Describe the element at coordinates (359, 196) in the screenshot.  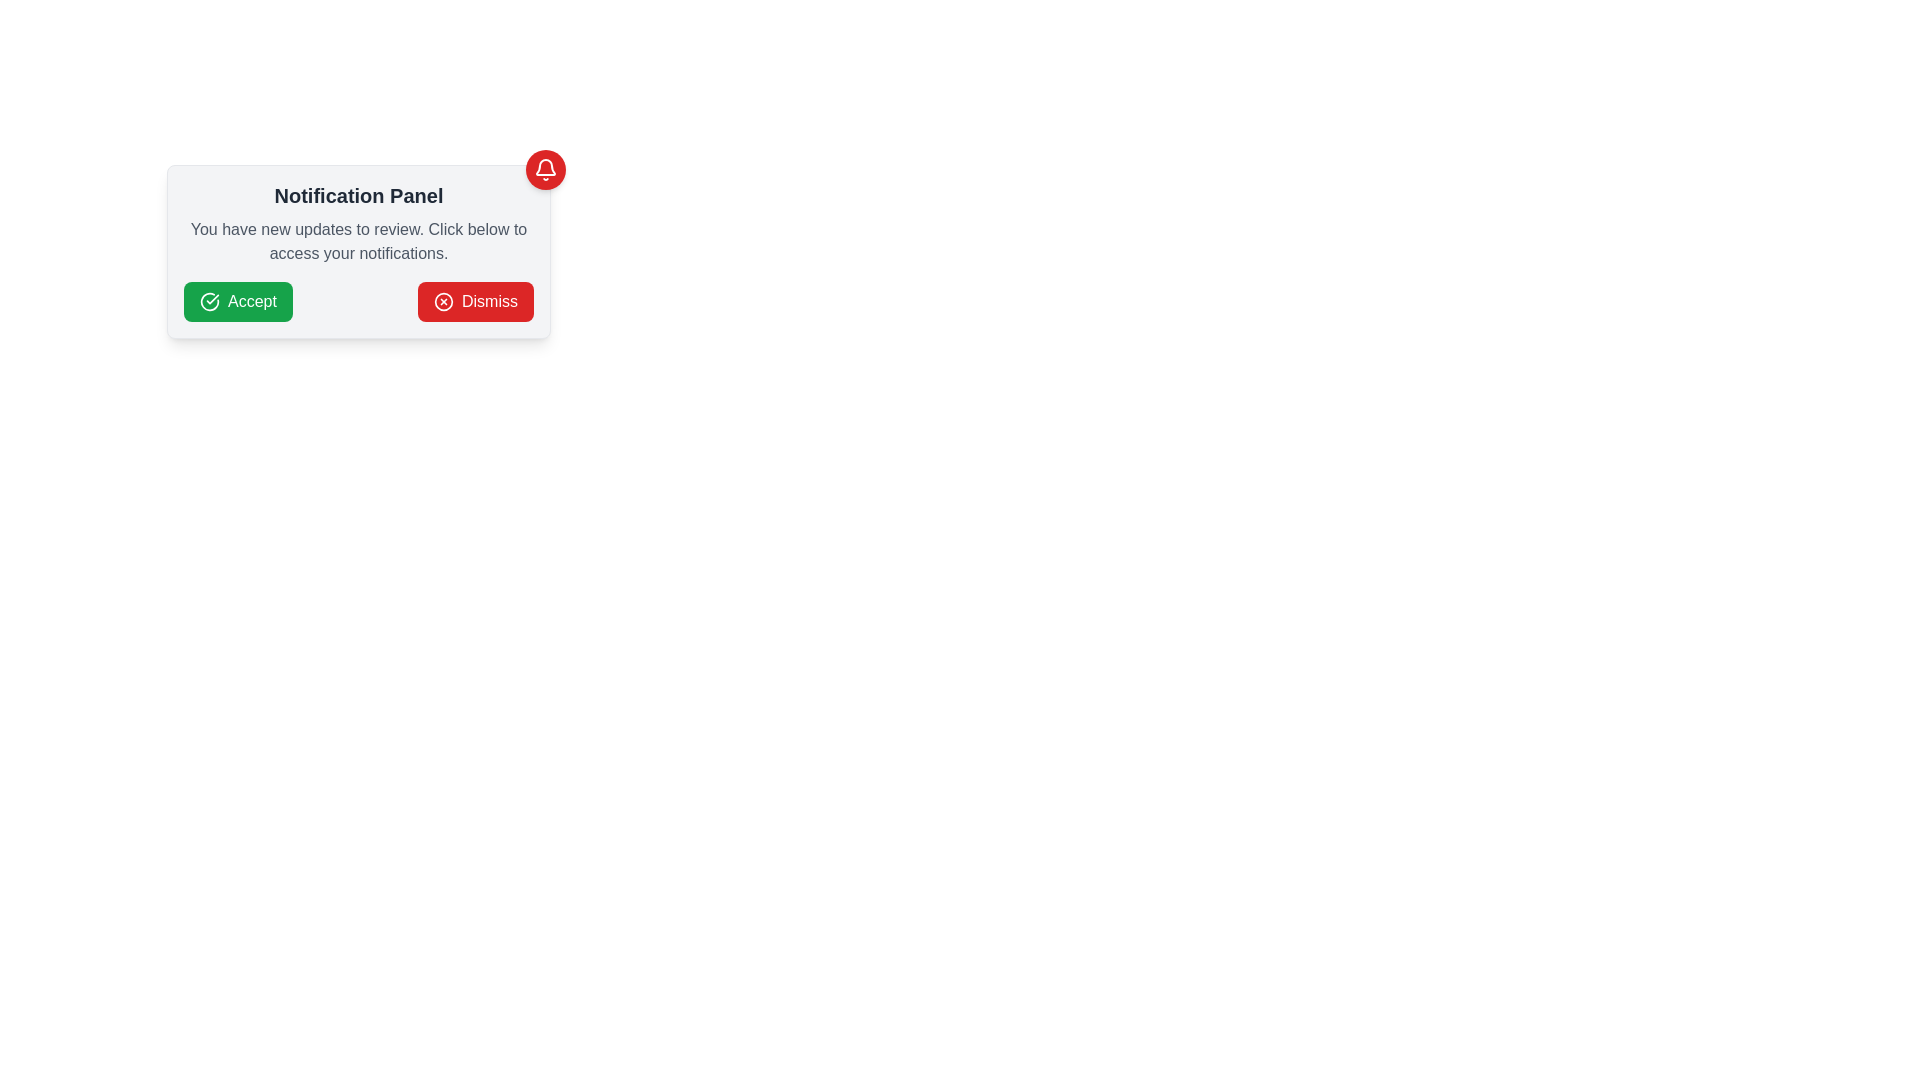
I see `the 'Notification Panel' label, which is a large, bold text header in dark gray color, center-aligned within a light gray rectangular card UI` at that location.